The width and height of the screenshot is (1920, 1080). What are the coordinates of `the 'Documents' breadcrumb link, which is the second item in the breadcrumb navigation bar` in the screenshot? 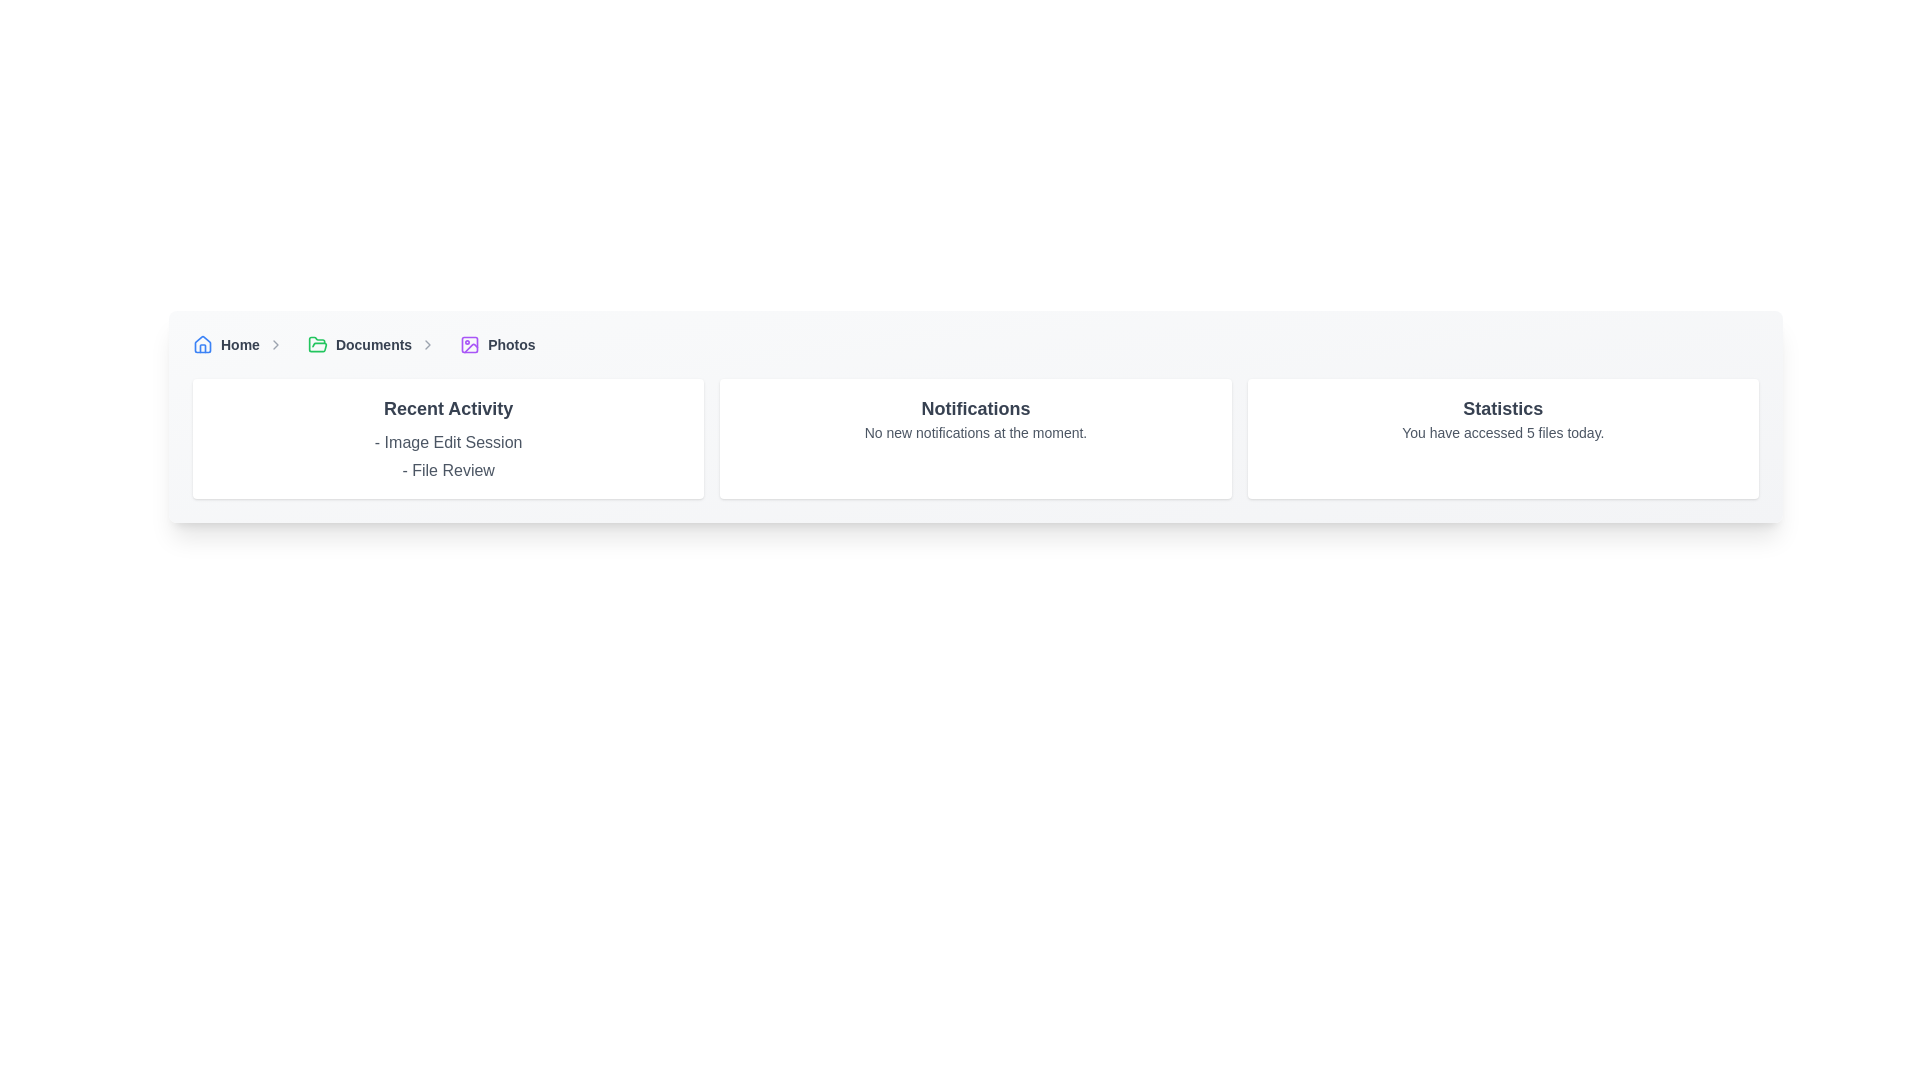 It's located at (375, 343).